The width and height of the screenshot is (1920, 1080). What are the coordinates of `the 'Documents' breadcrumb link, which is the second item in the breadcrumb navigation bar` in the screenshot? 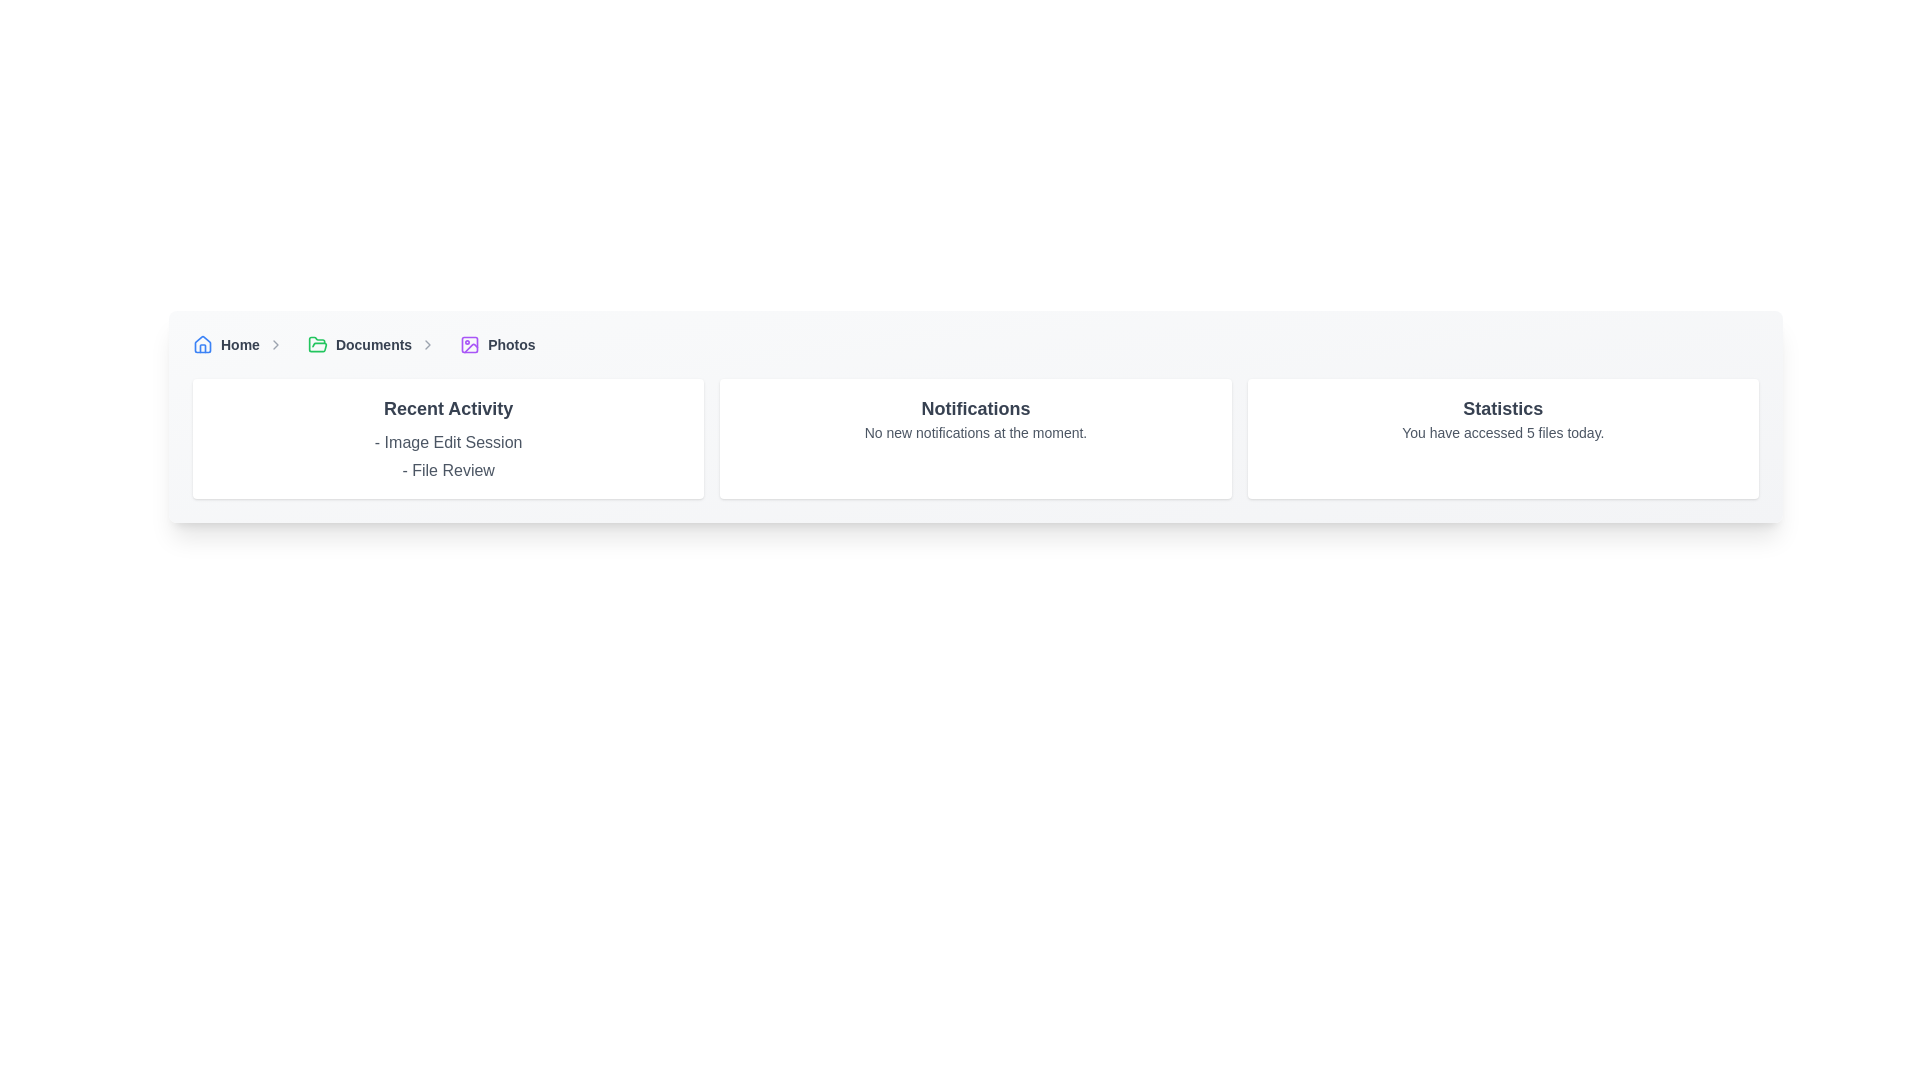 It's located at (375, 343).